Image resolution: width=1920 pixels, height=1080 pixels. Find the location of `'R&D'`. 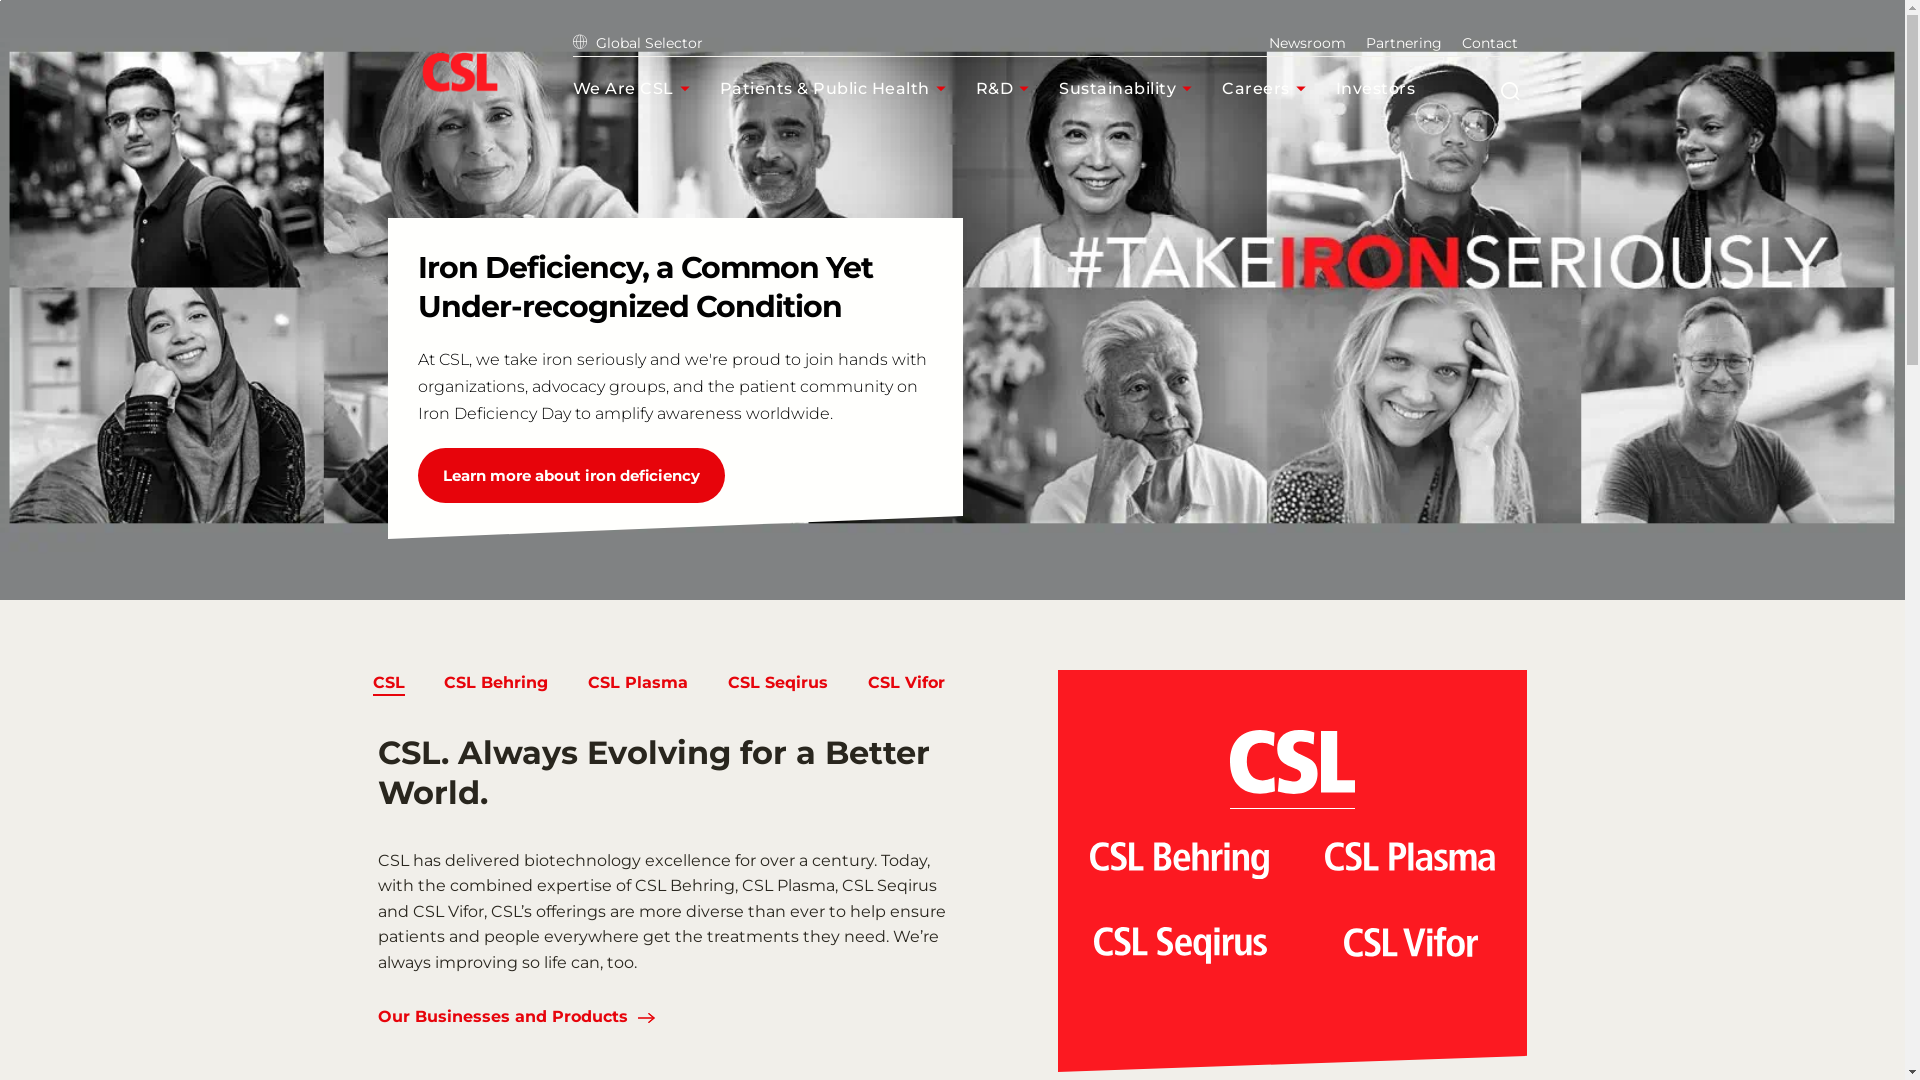

'R&D' is located at coordinates (975, 87).